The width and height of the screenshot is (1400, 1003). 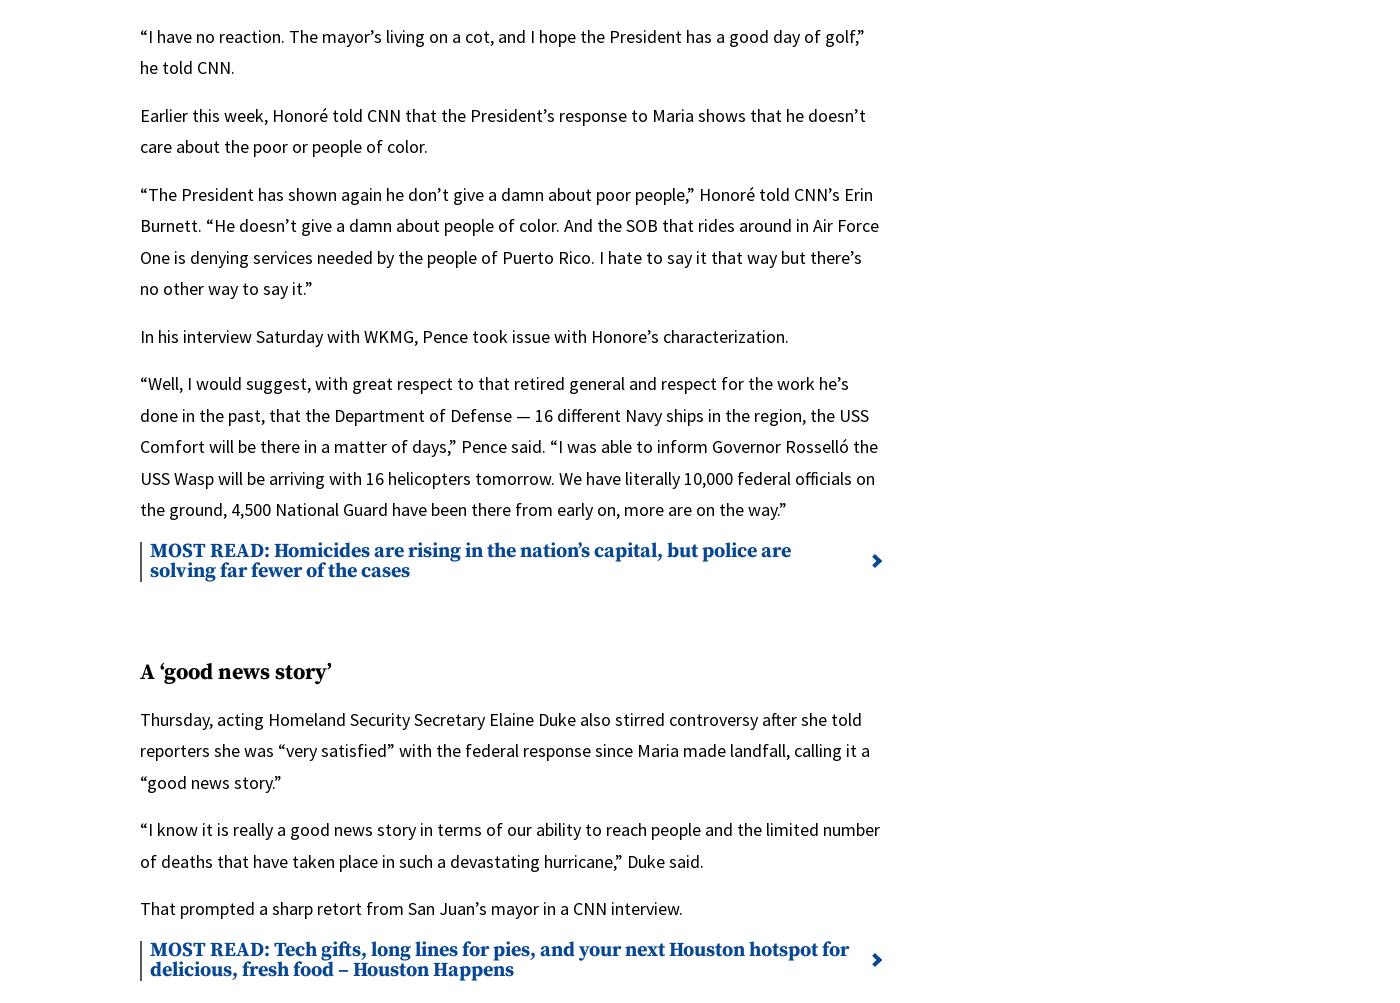 I want to click on 'MOST READ: Homicides are rising in the nation’s capital, but police are solving far fewer of the cases', so click(x=469, y=559).